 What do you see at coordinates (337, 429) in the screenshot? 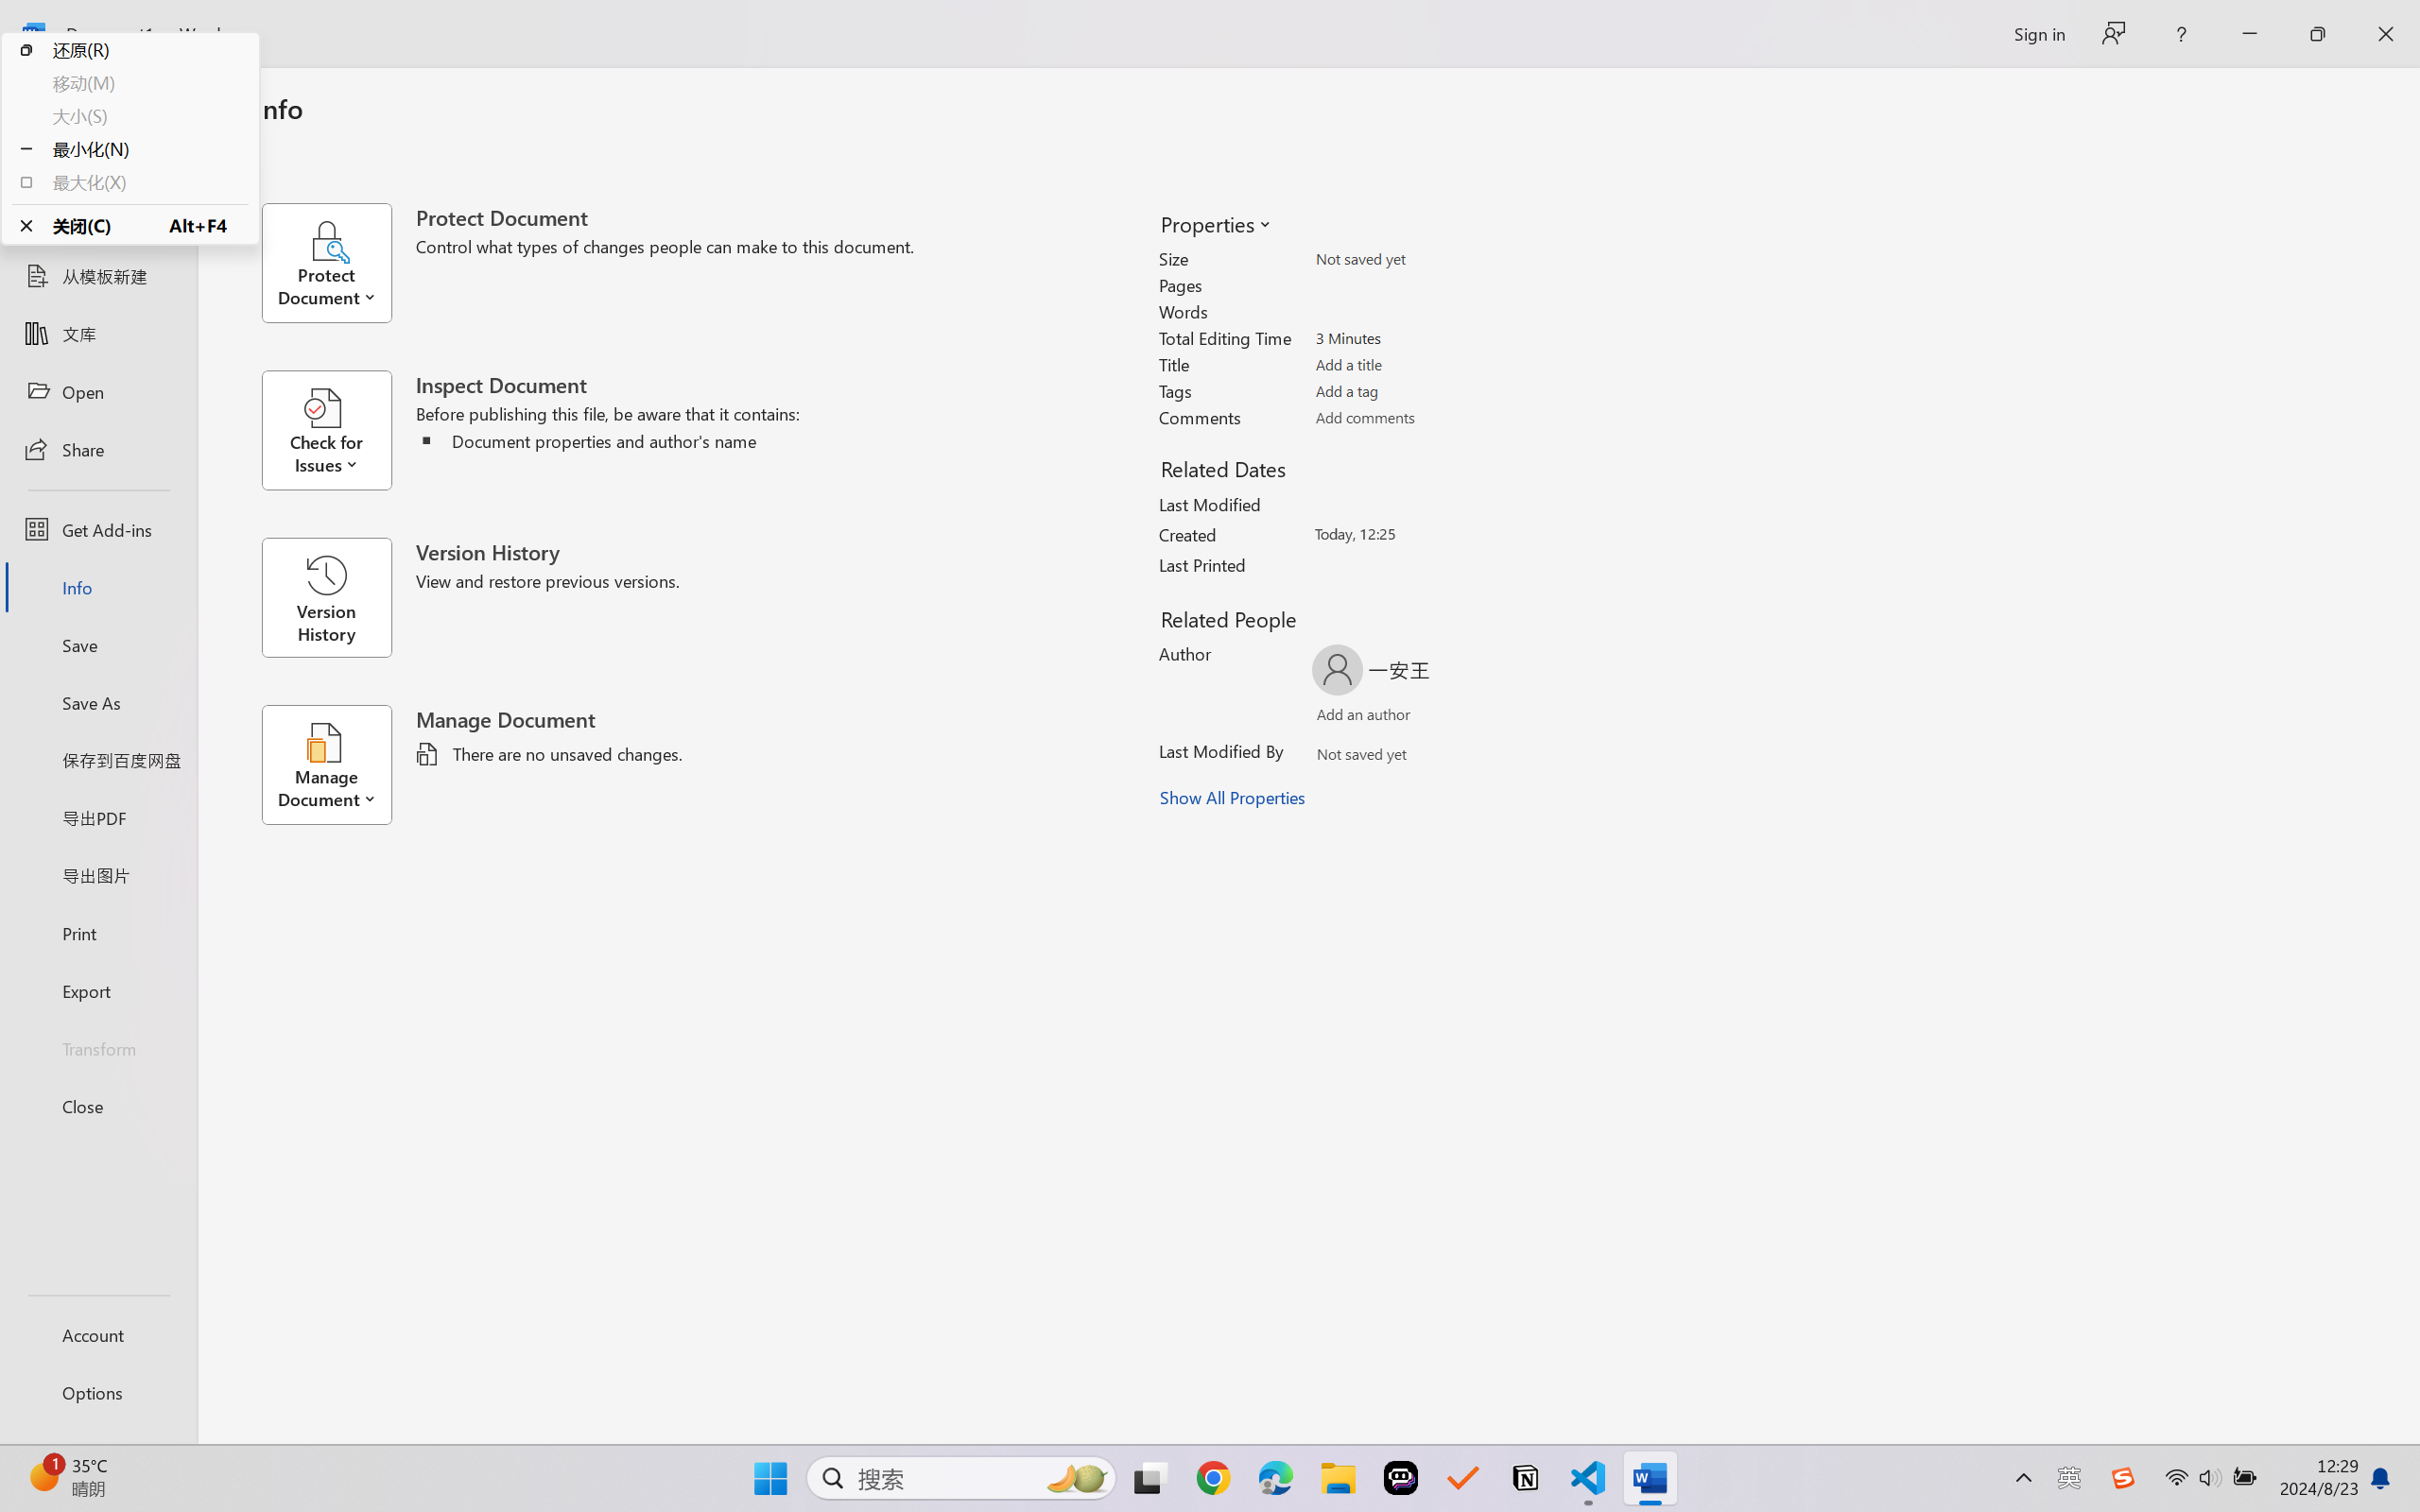
I see `'Check for Issues'` at bounding box center [337, 429].